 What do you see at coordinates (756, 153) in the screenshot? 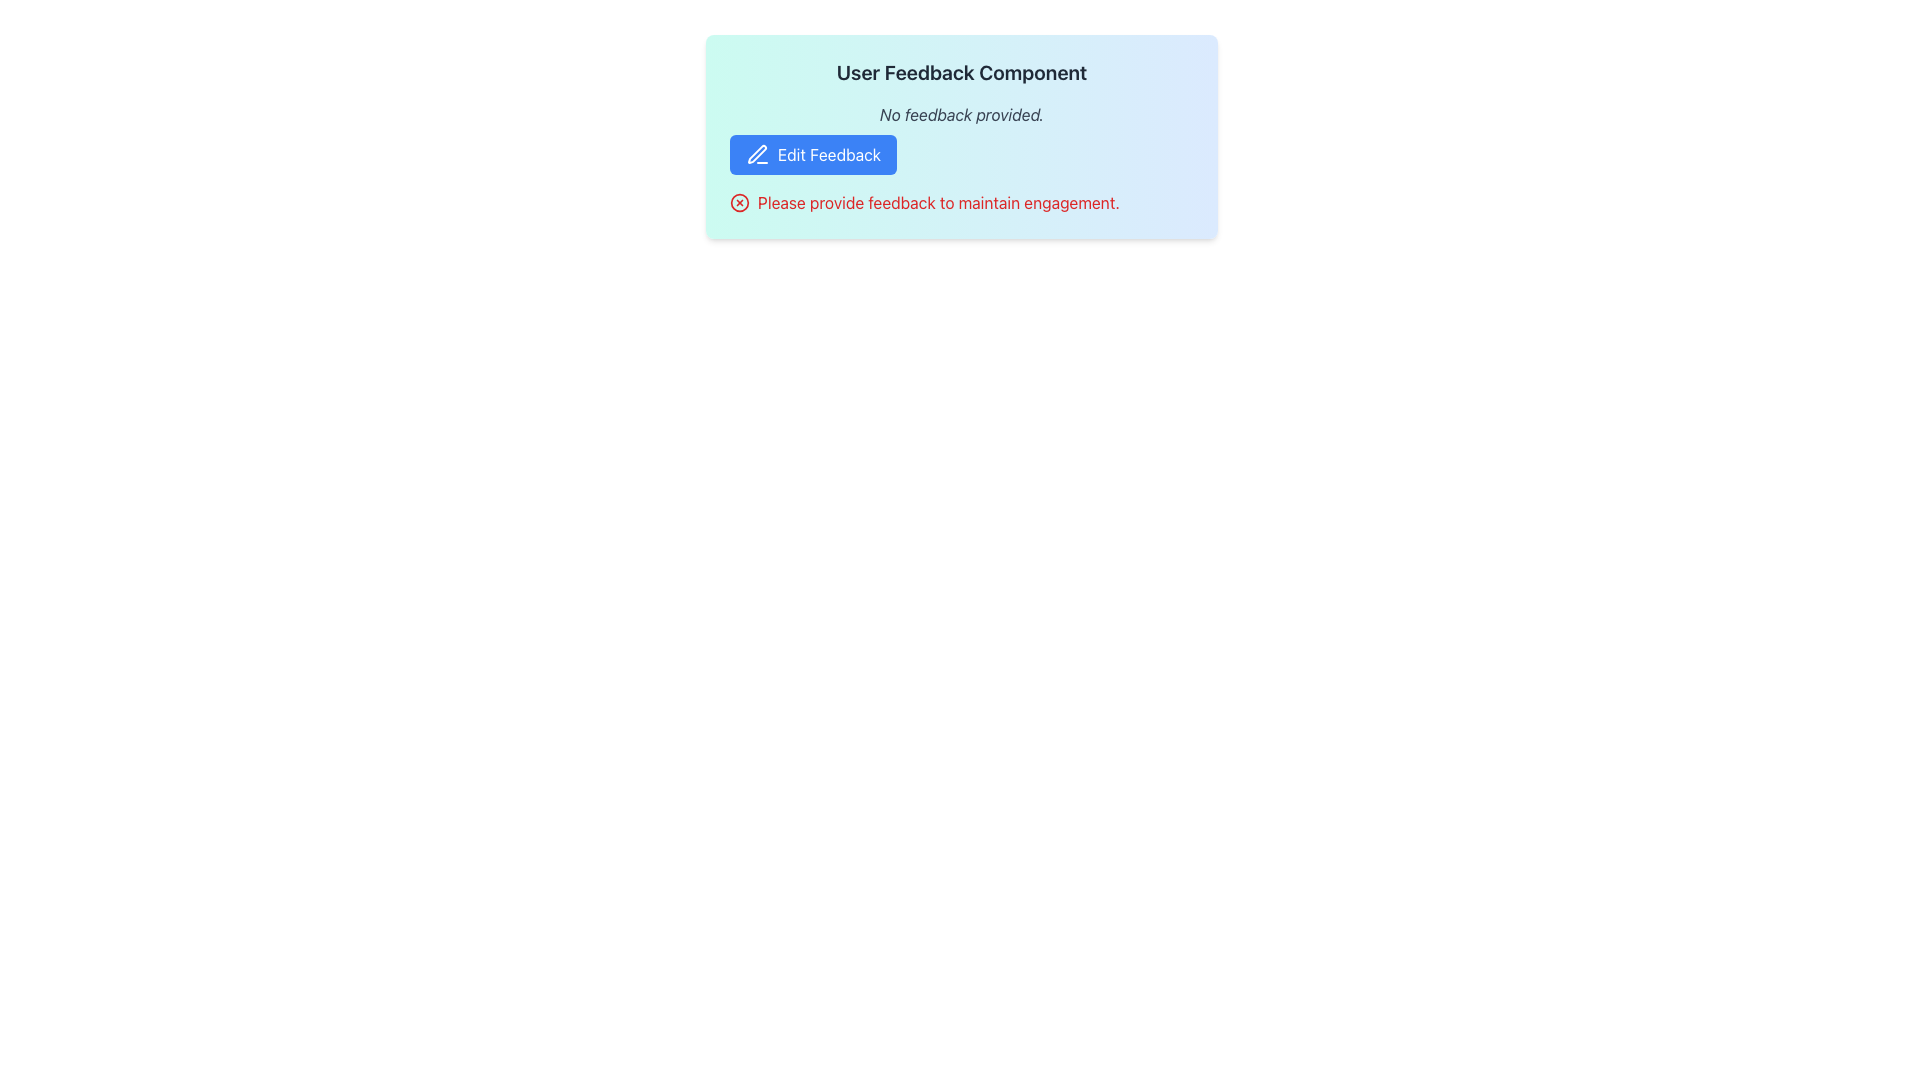
I see `the edit icon located within the 'Edit Feedback' button at the top-left corner of the user feedback card` at bounding box center [756, 153].